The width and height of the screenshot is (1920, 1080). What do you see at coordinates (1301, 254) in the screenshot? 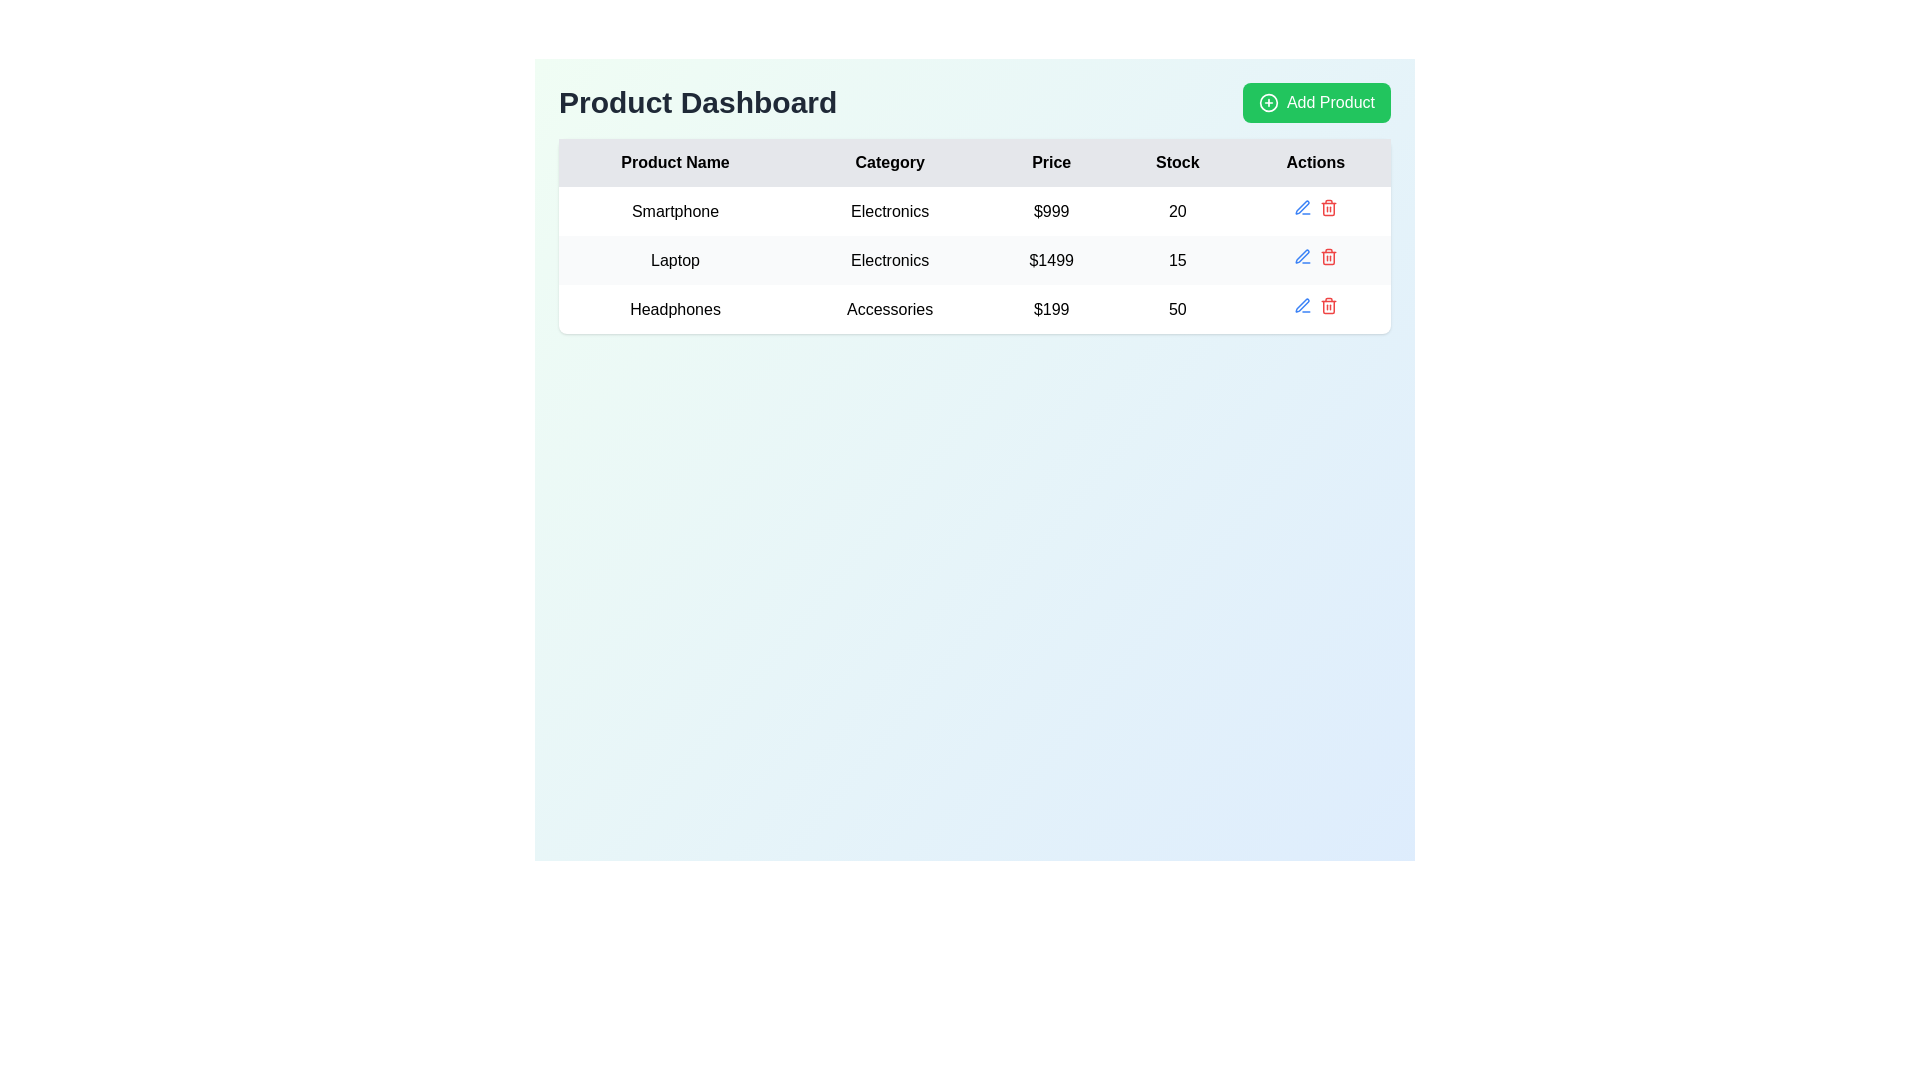
I see `the Edit Button icon located in the Actions column of the second row for the product 'Laptop' in the Product Dashboard table` at bounding box center [1301, 254].